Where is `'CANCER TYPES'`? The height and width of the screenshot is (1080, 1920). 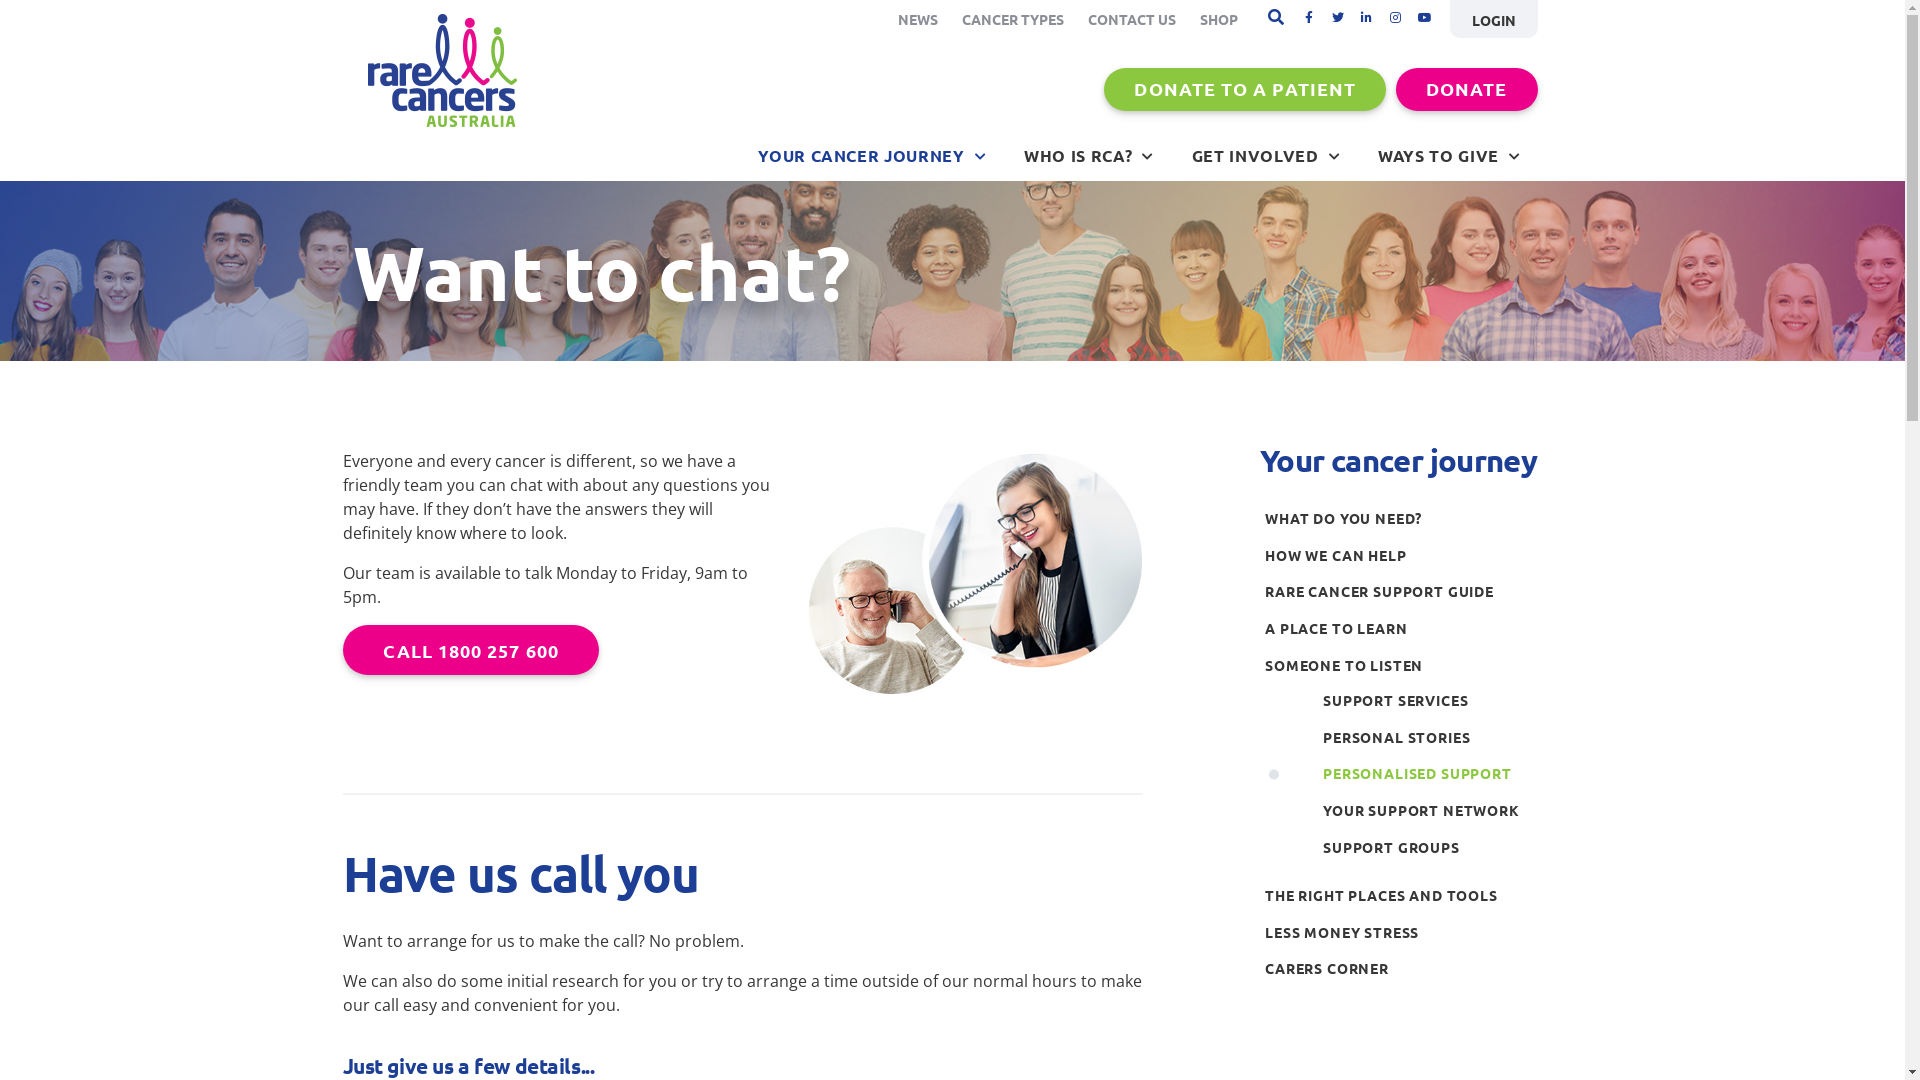
'CANCER TYPES' is located at coordinates (1012, 19).